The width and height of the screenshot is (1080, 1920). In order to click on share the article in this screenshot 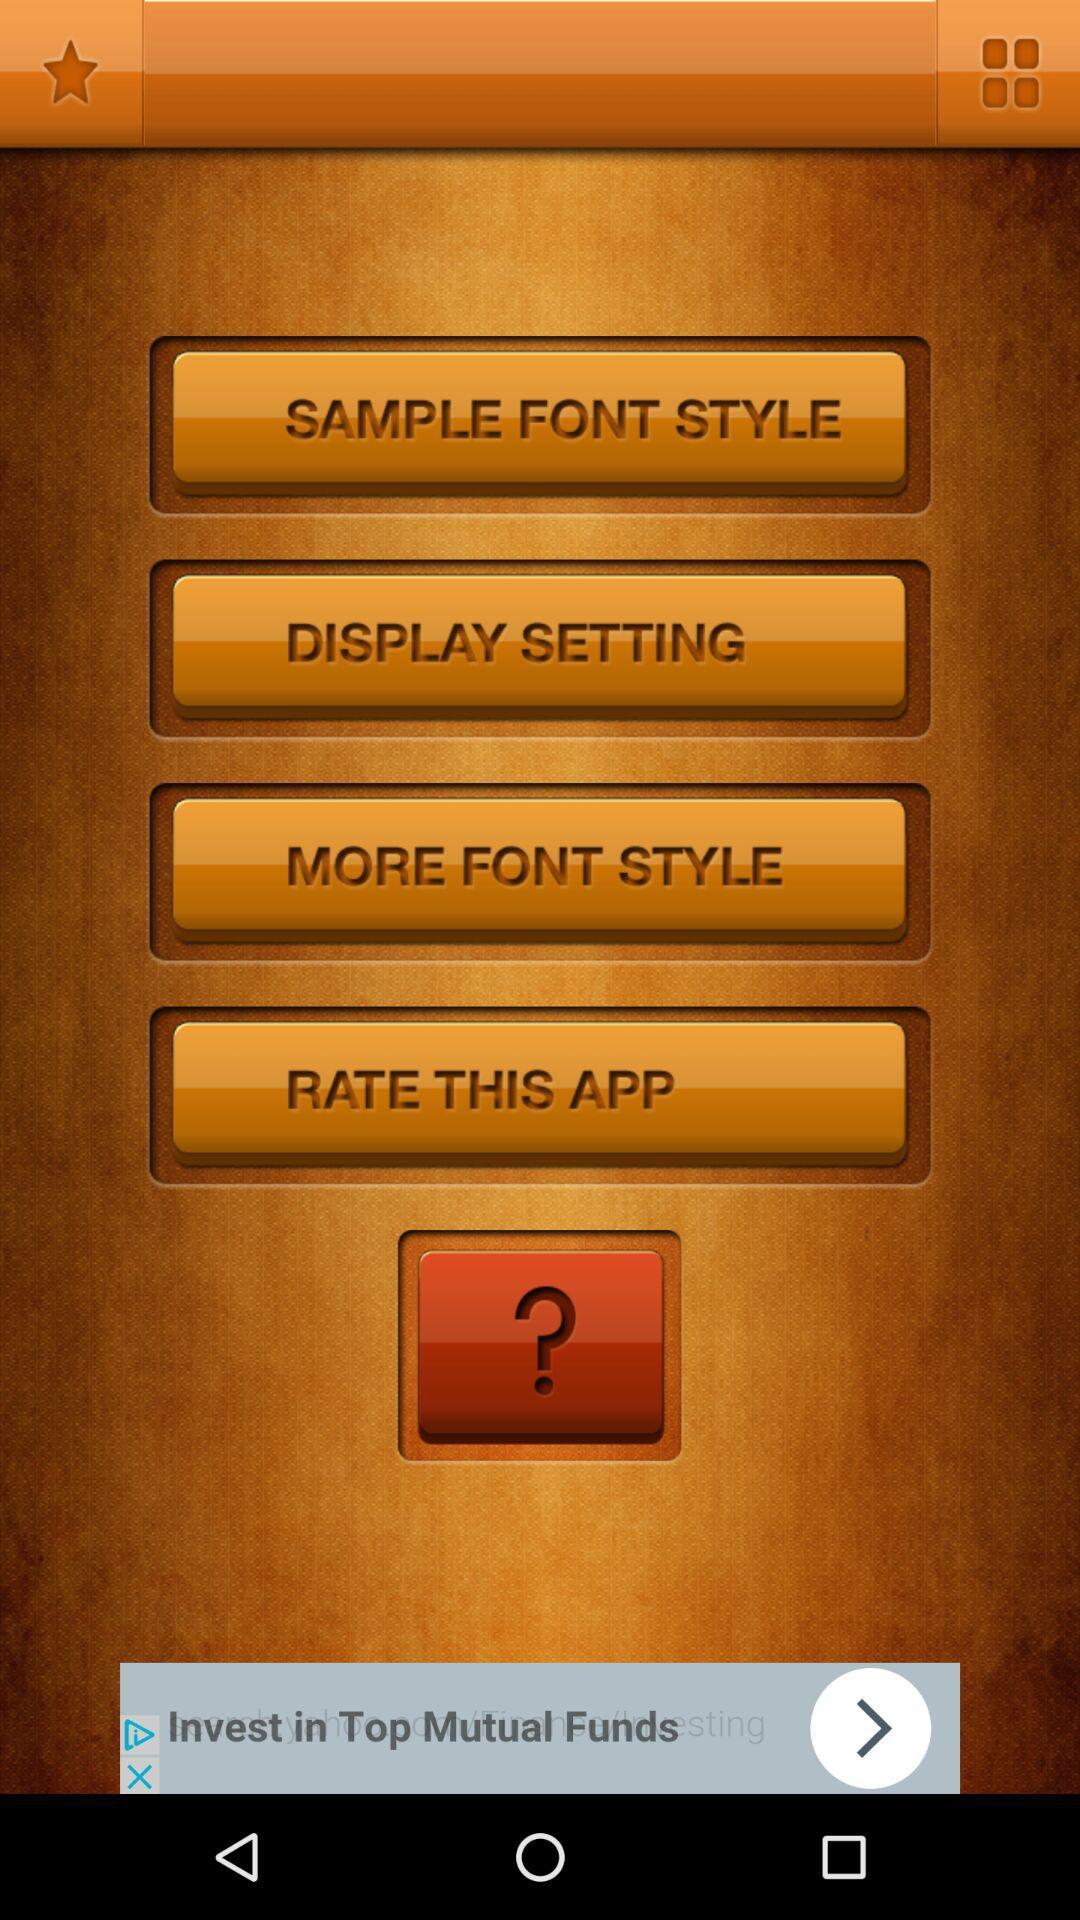, I will do `click(540, 1727)`.